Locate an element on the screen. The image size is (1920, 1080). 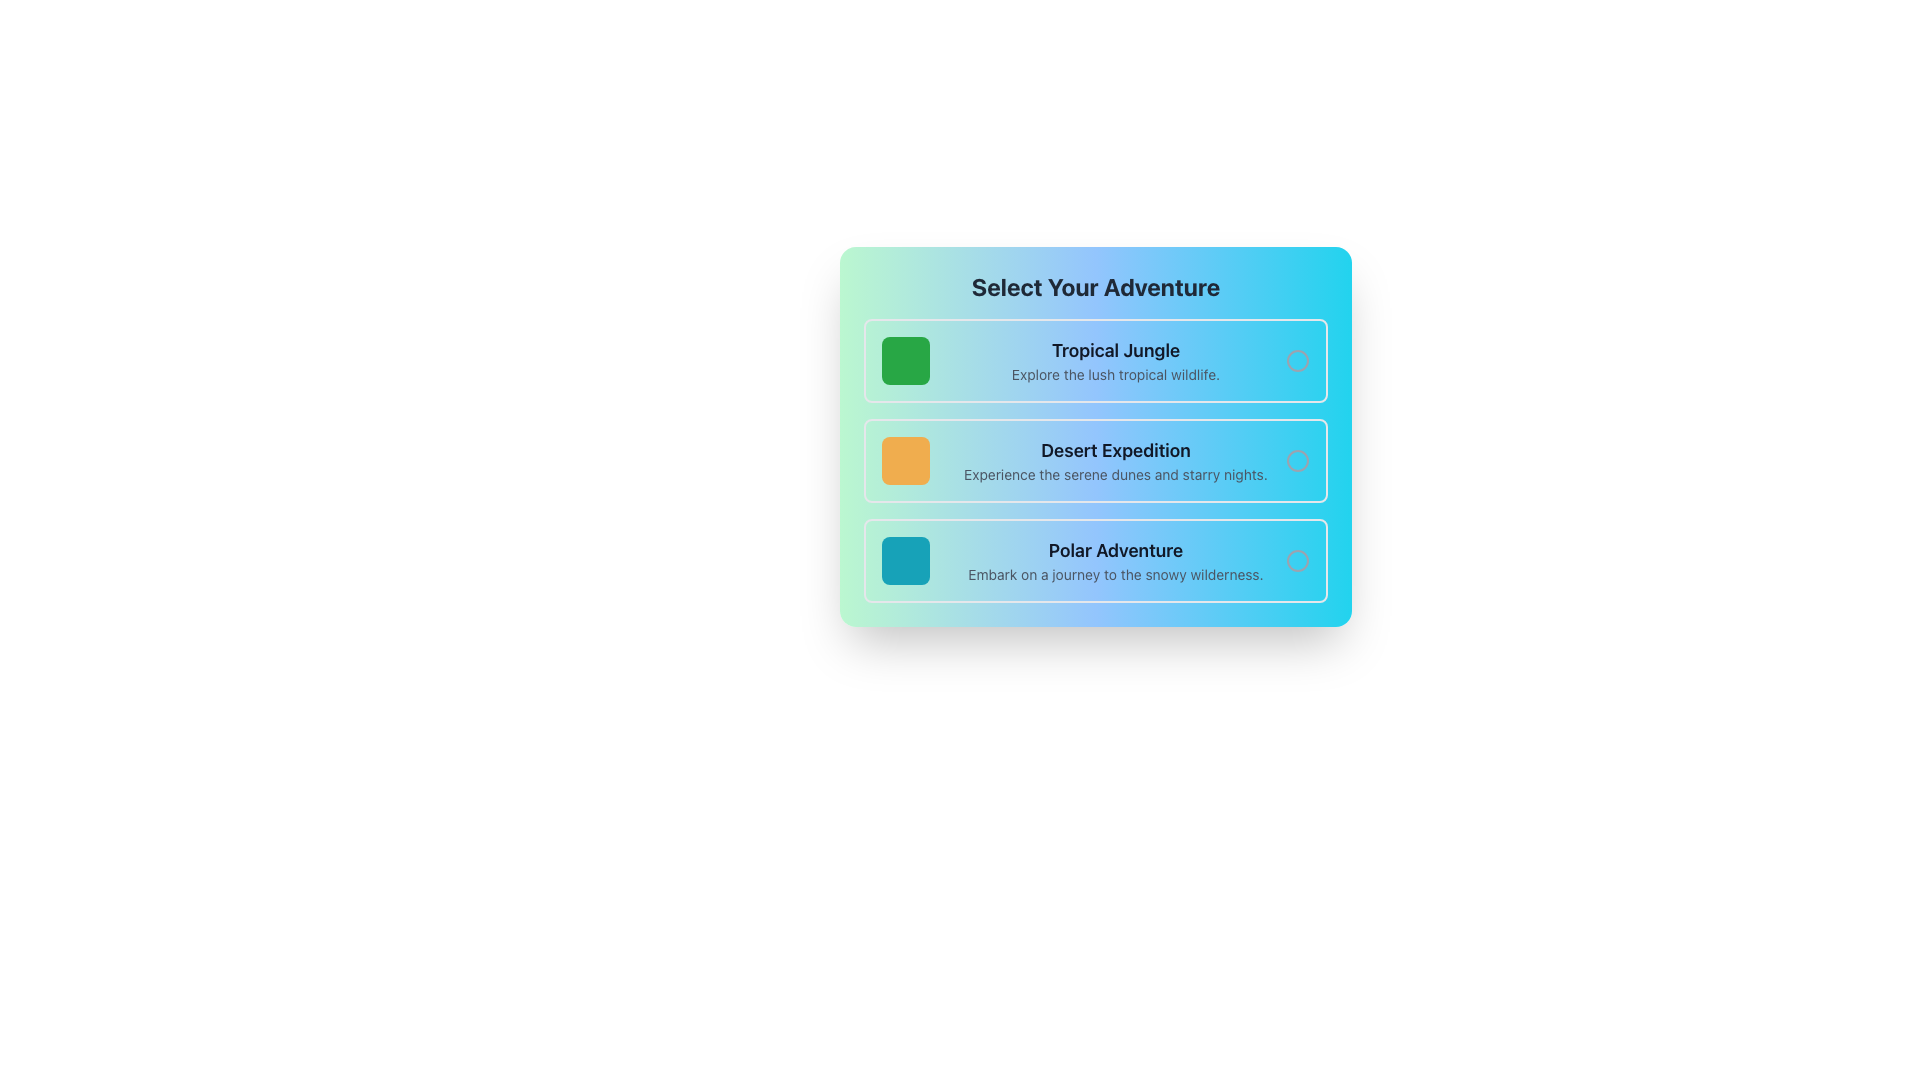
text of the label that serves as the title for the top adventure choice in the selection list, which is the first line of text in the vertical list of options is located at coordinates (1115, 350).